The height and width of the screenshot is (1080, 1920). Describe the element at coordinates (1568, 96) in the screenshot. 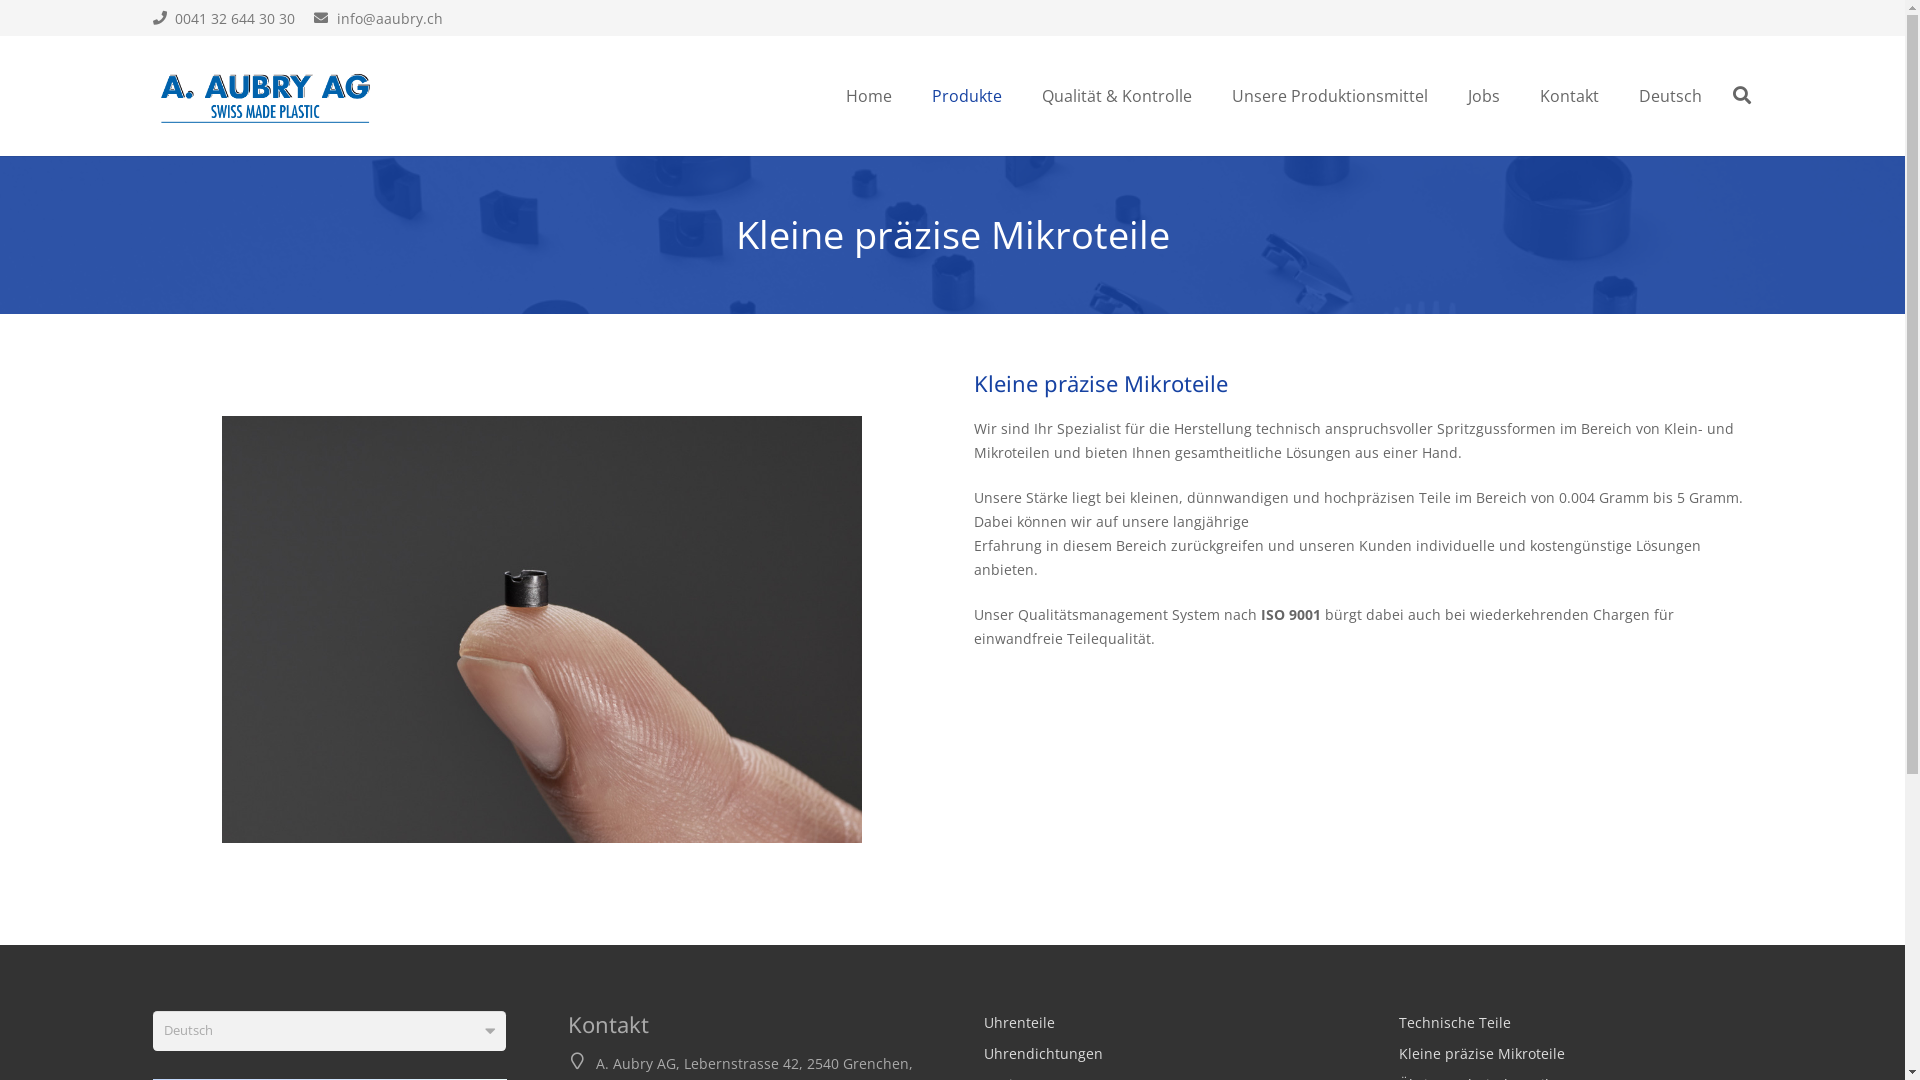

I see `'Kontakt'` at that location.